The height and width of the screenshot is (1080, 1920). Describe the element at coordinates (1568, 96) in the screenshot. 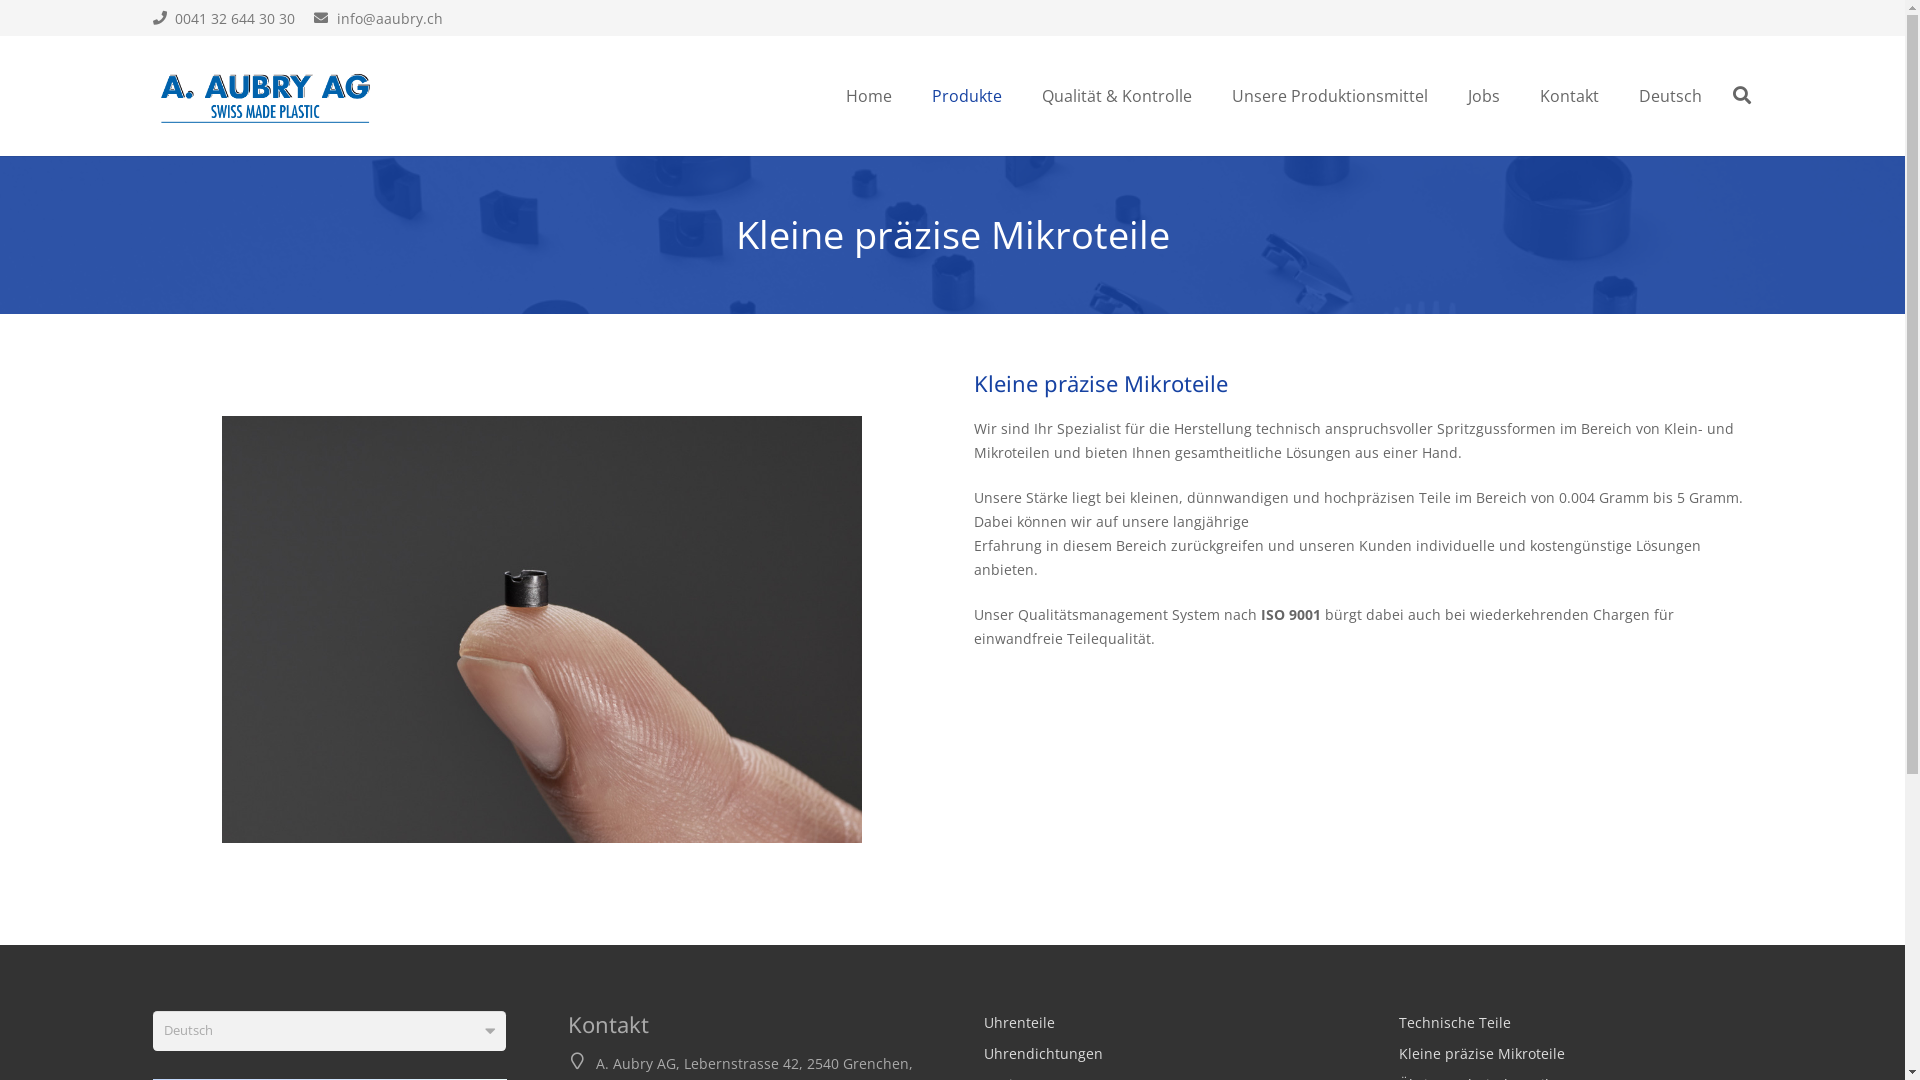

I see `'Kontakt'` at that location.